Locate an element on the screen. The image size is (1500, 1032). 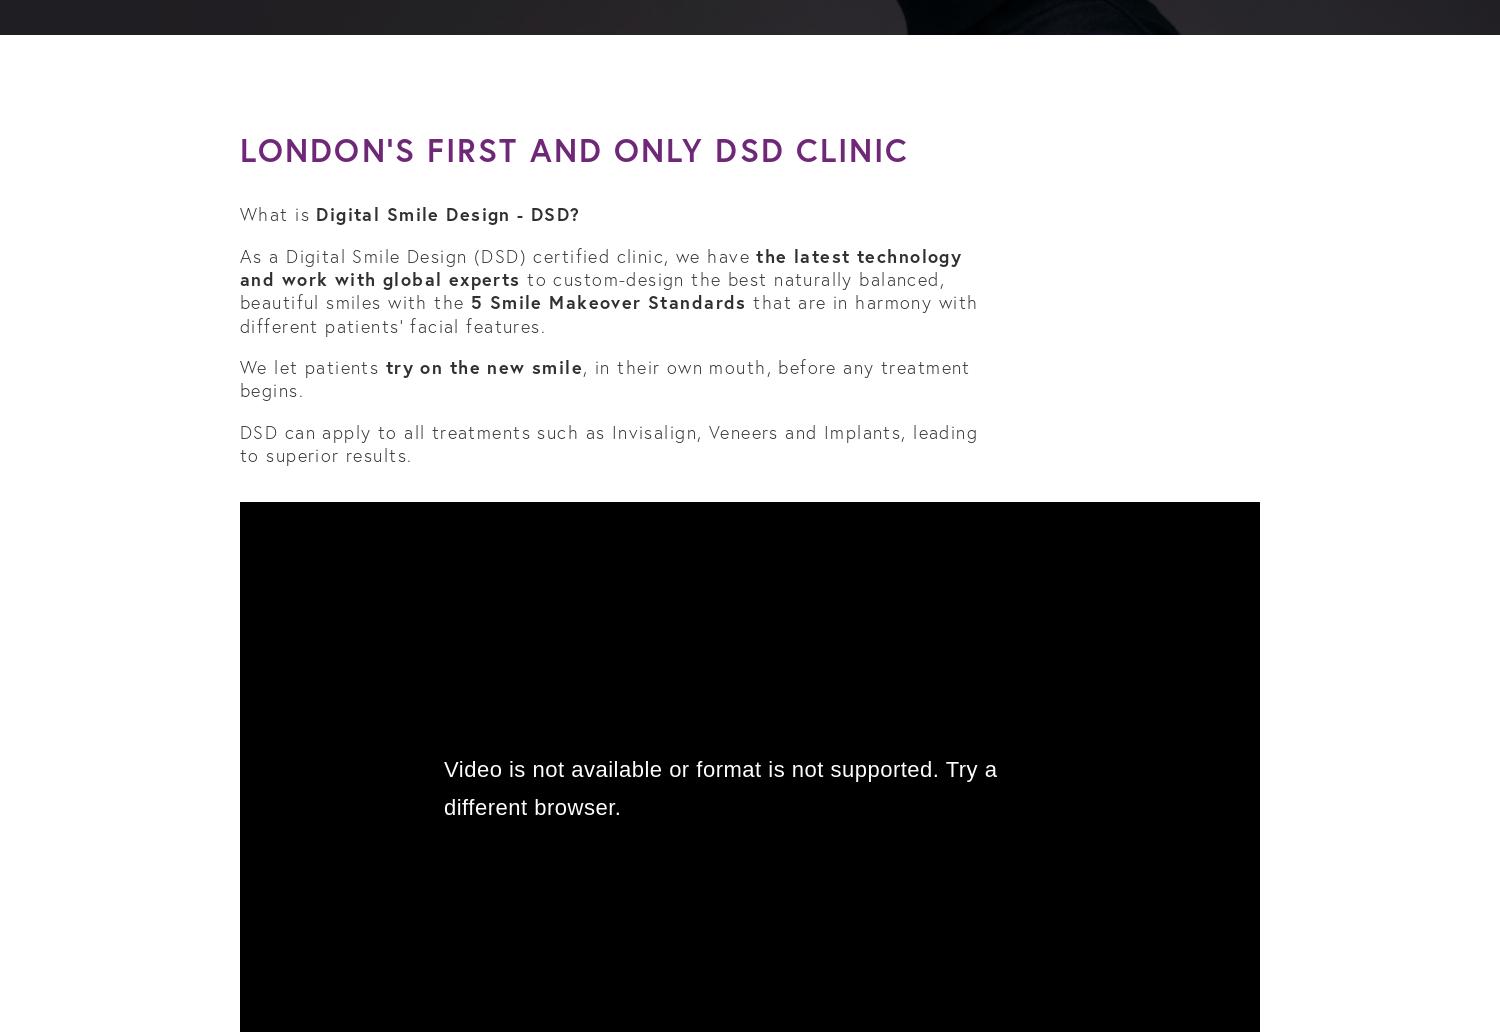
'London's FIRST AND ONLY' is located at coordinates (239, 148).